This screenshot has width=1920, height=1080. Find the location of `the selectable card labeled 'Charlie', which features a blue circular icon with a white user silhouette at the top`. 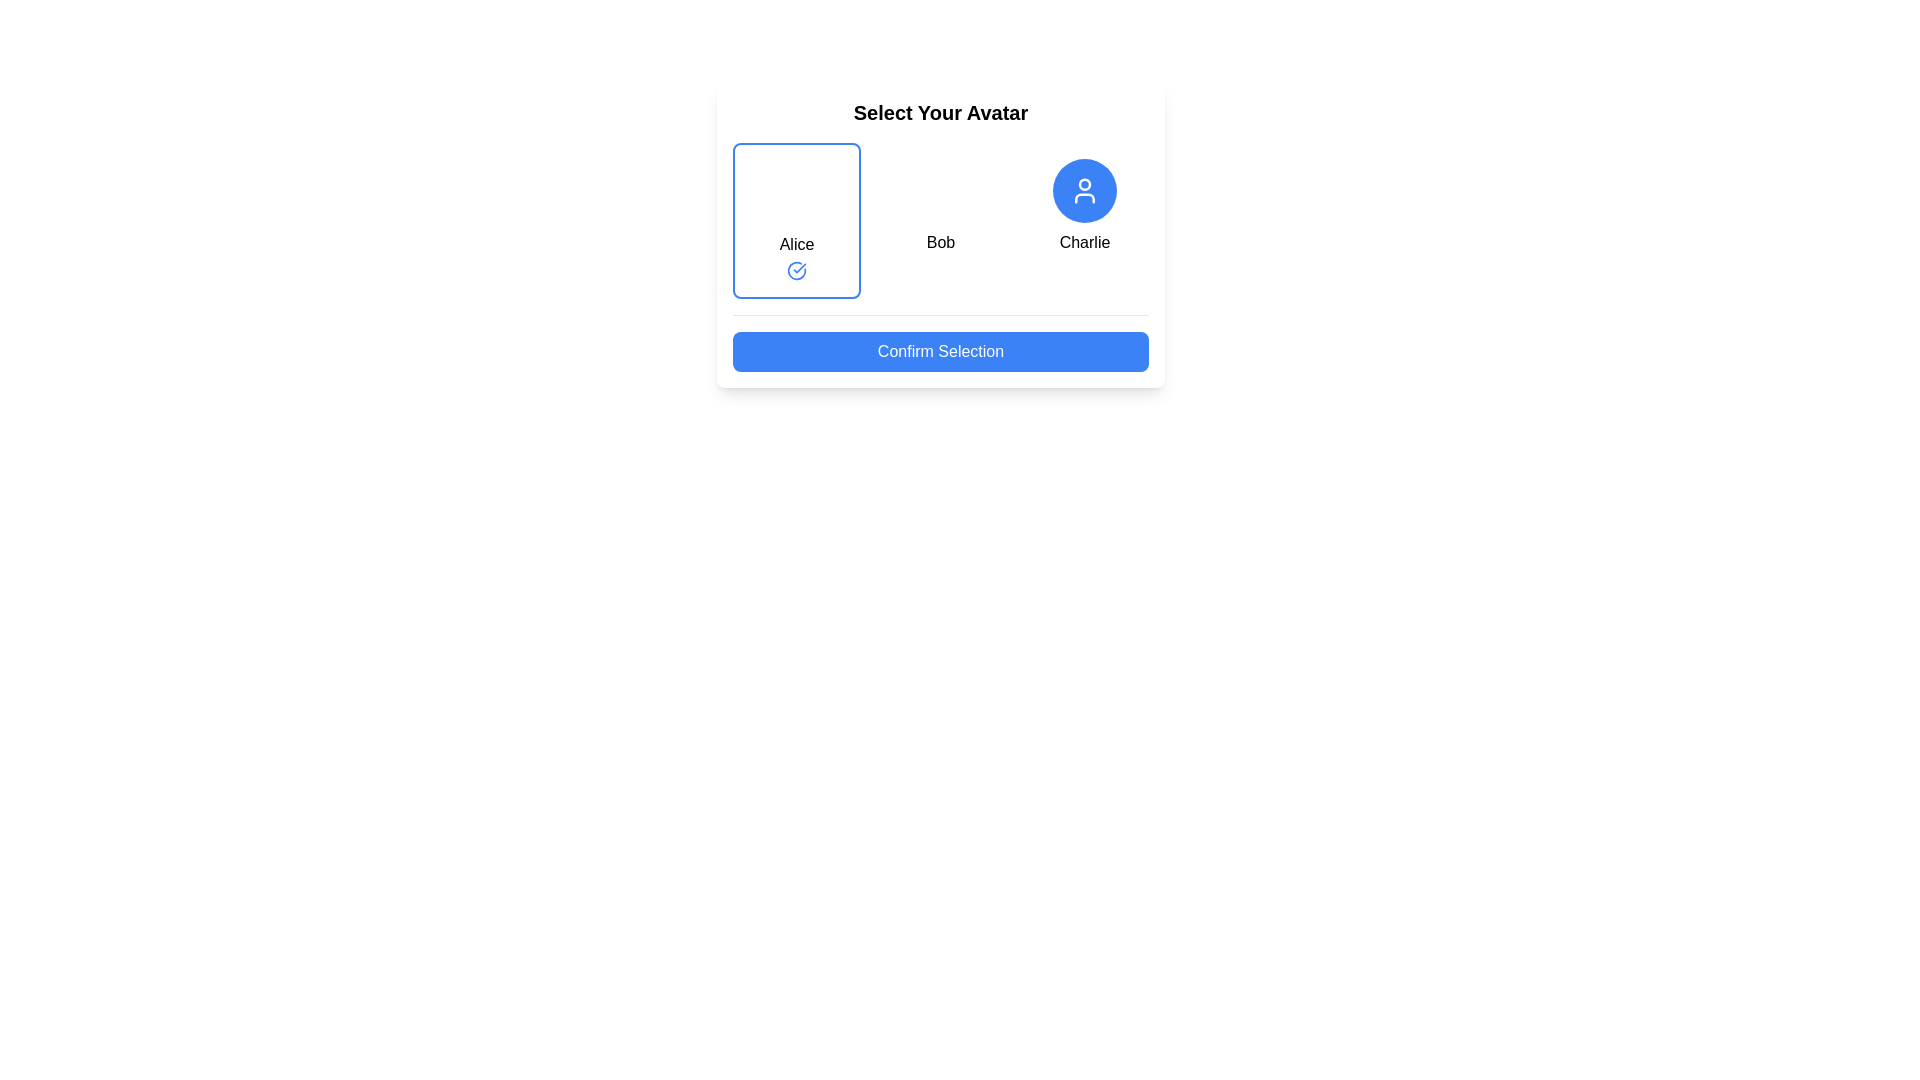

the selectable card labeled 'Charlie', which features a blue circular icon with a white user silhouette at the top is located at coordinates (1083, 220).